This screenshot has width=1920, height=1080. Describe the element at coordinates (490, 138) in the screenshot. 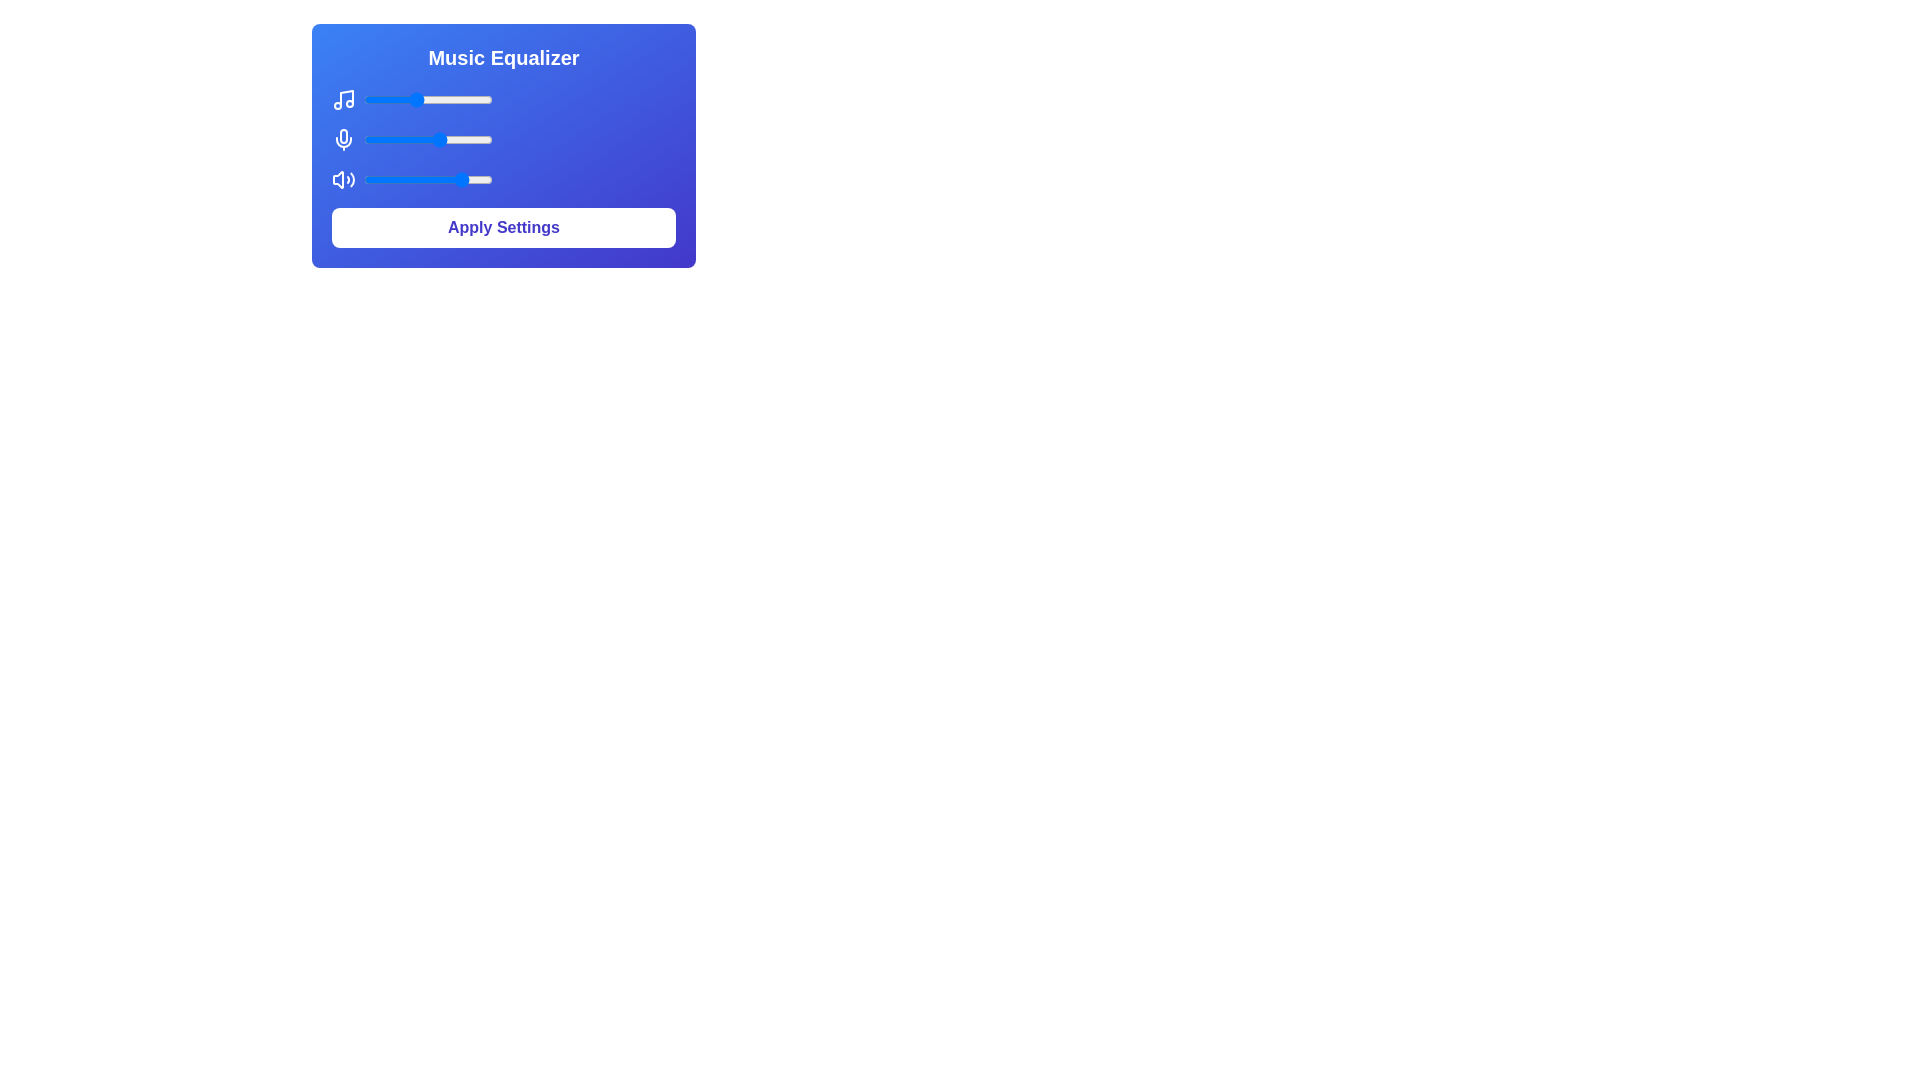

I see `the slider` at that location.